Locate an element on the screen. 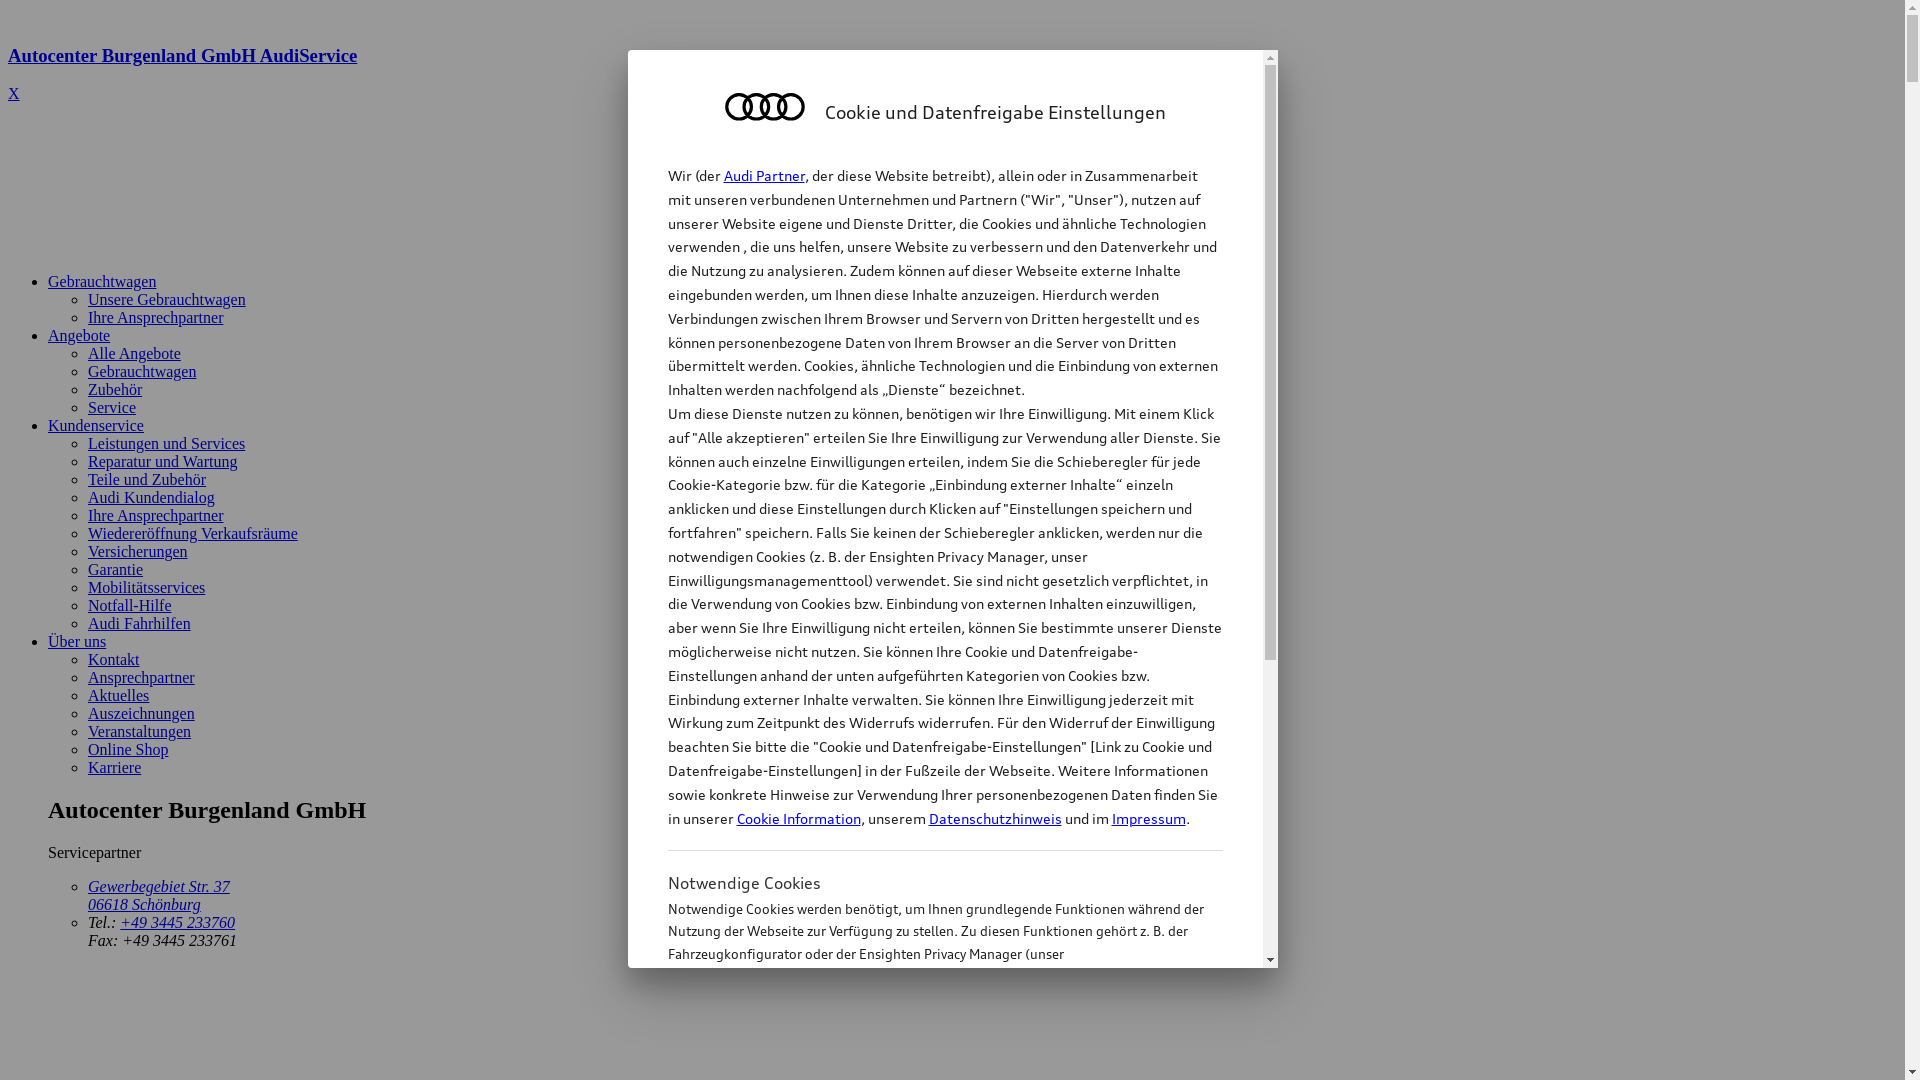 The image size is (1920, 1080). 'Leistungen und Services' is located at coordinates (166, 442).